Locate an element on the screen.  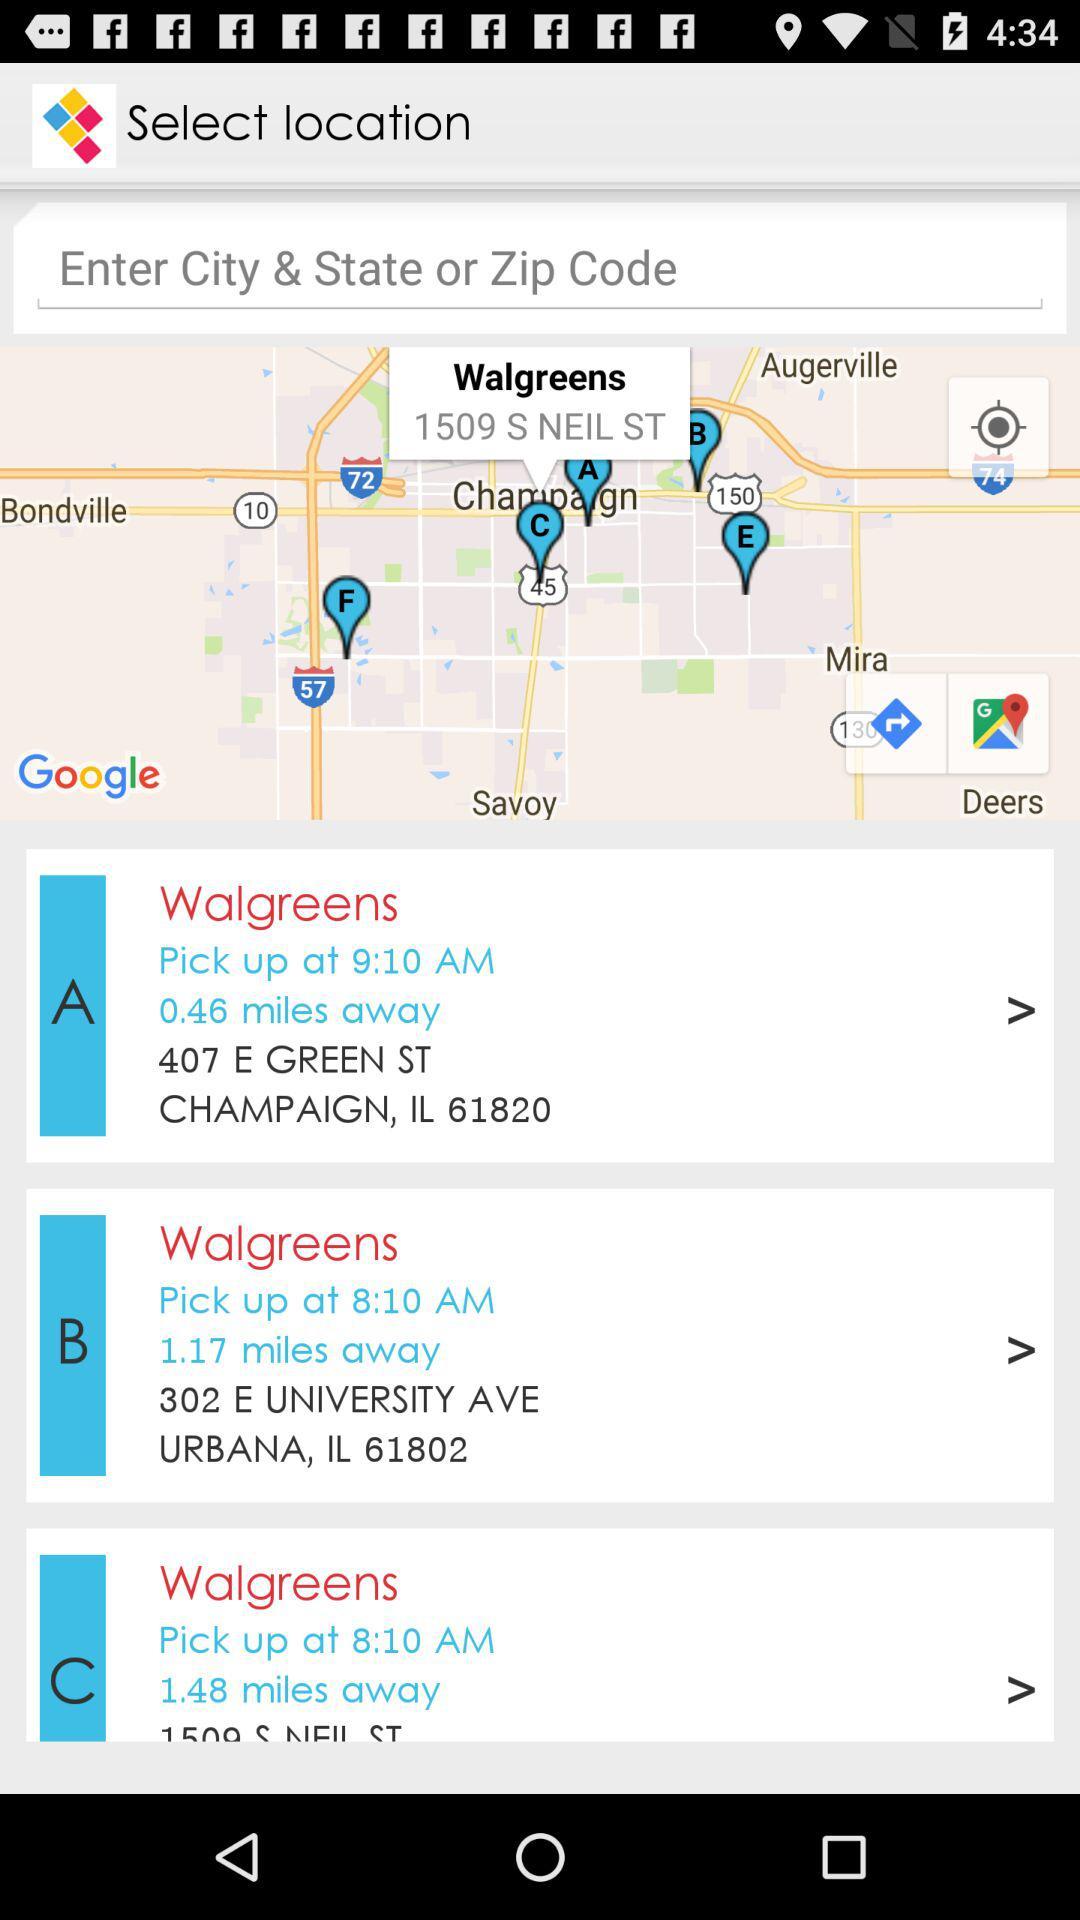
icon to the right of the a is located at coordinates (294, 1060).